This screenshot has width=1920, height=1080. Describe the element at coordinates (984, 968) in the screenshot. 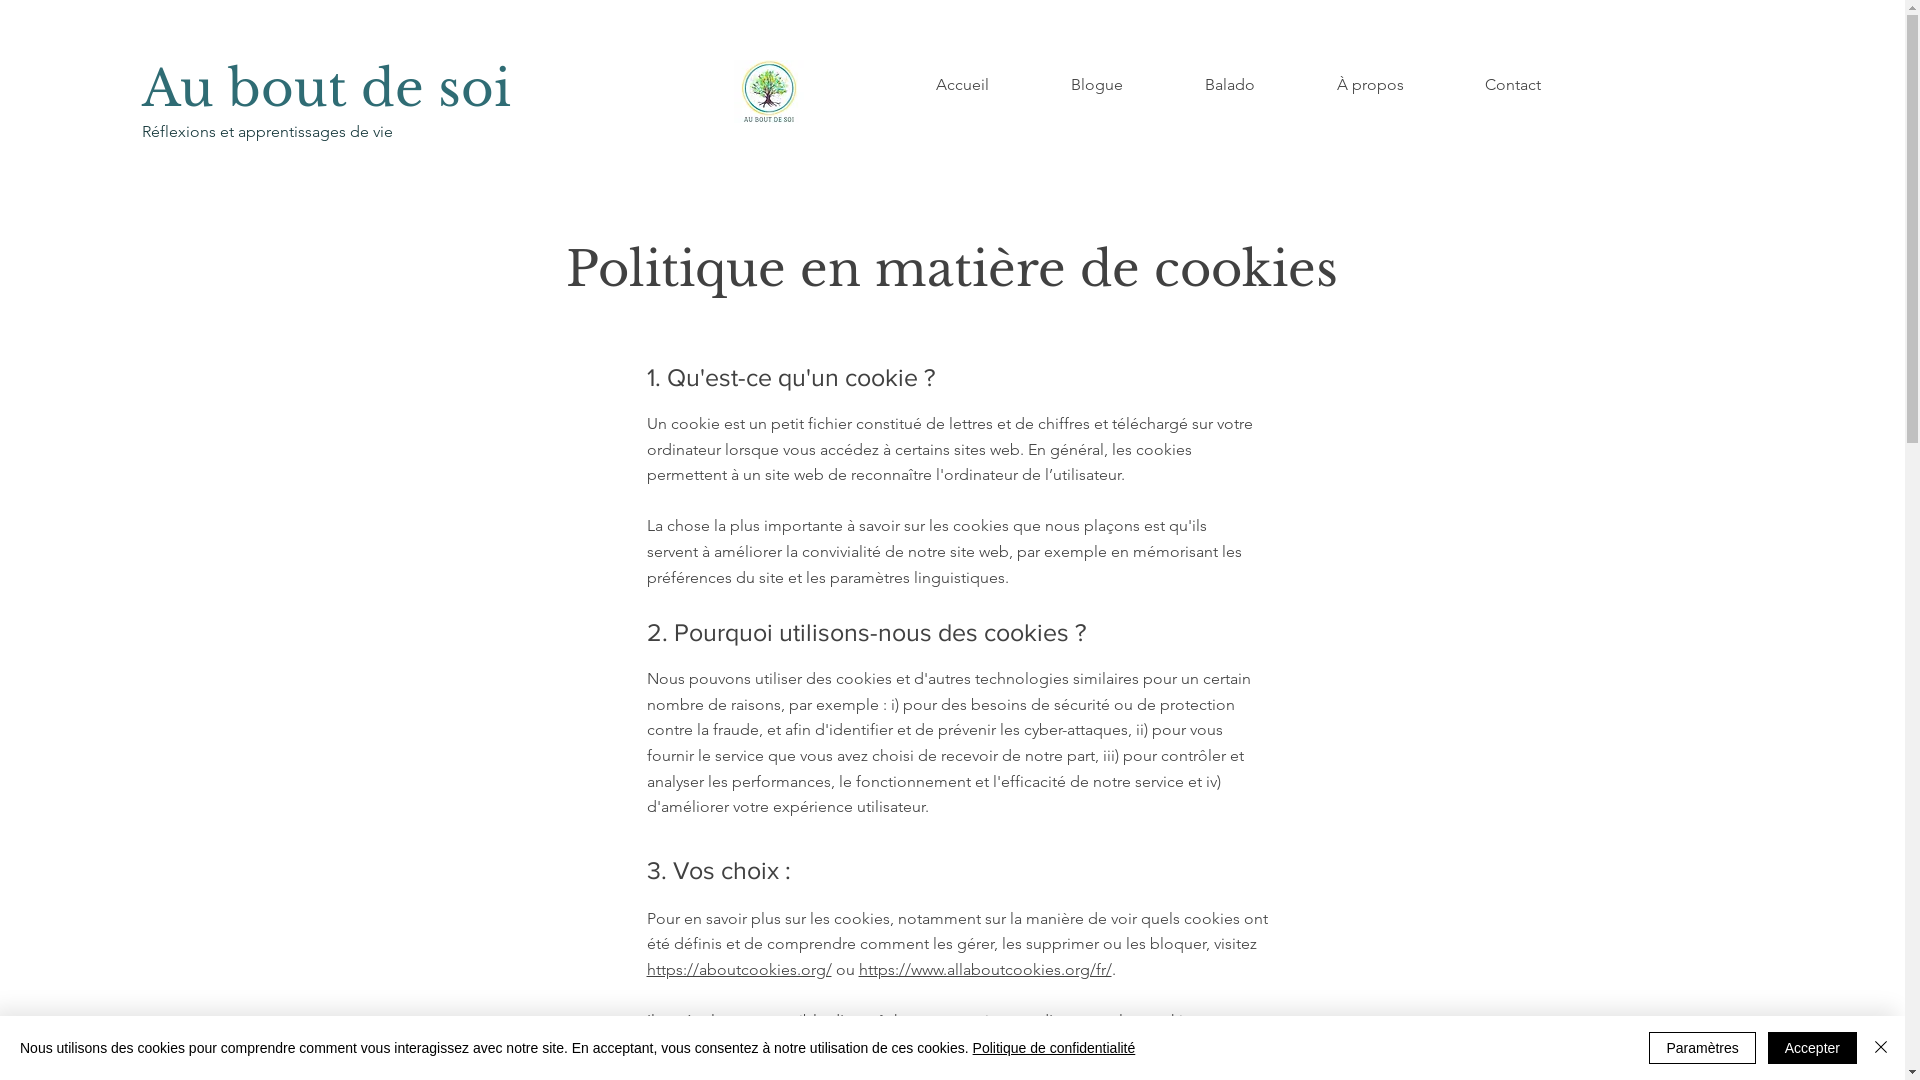

I see `'https://www.allaboutcookies.org/fr/'` at that location.